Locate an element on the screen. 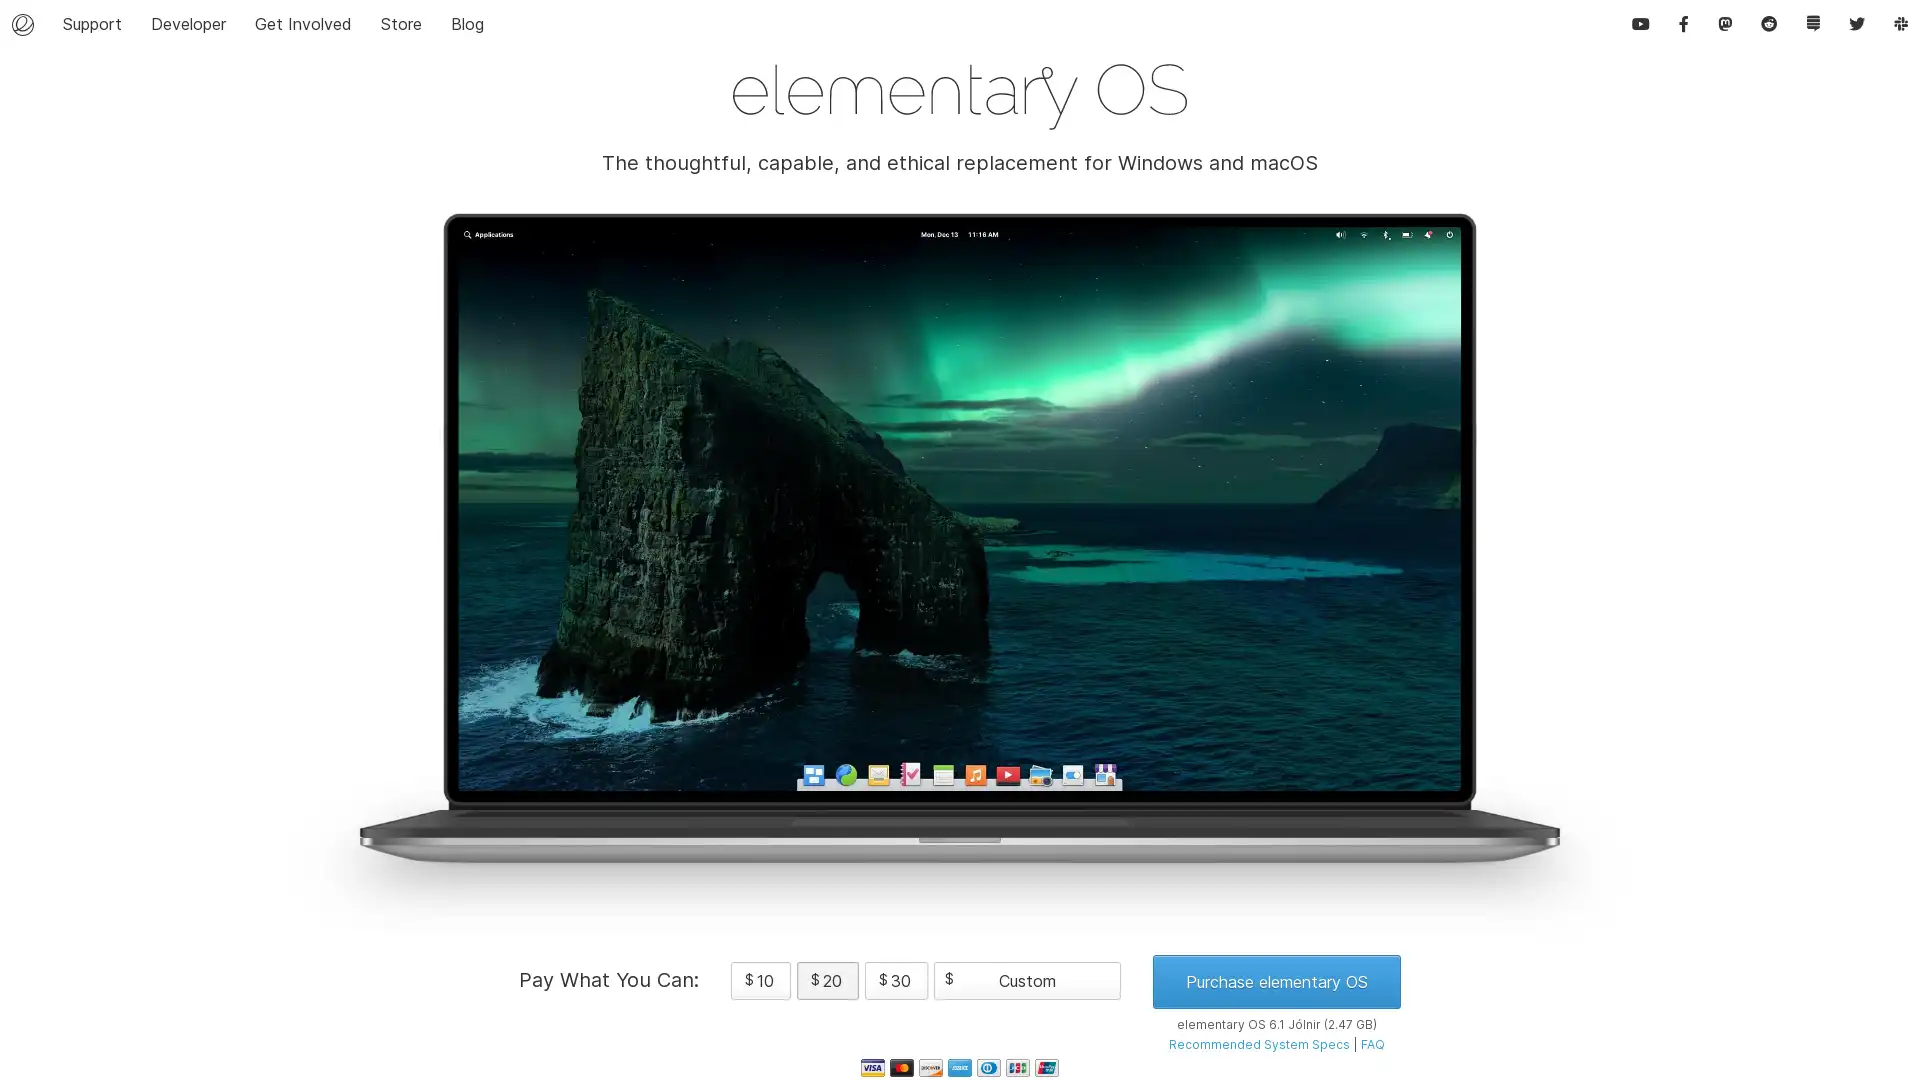 This screenshot has height=1080, width=1920. $ 20 is located at coordinates (828, 979).